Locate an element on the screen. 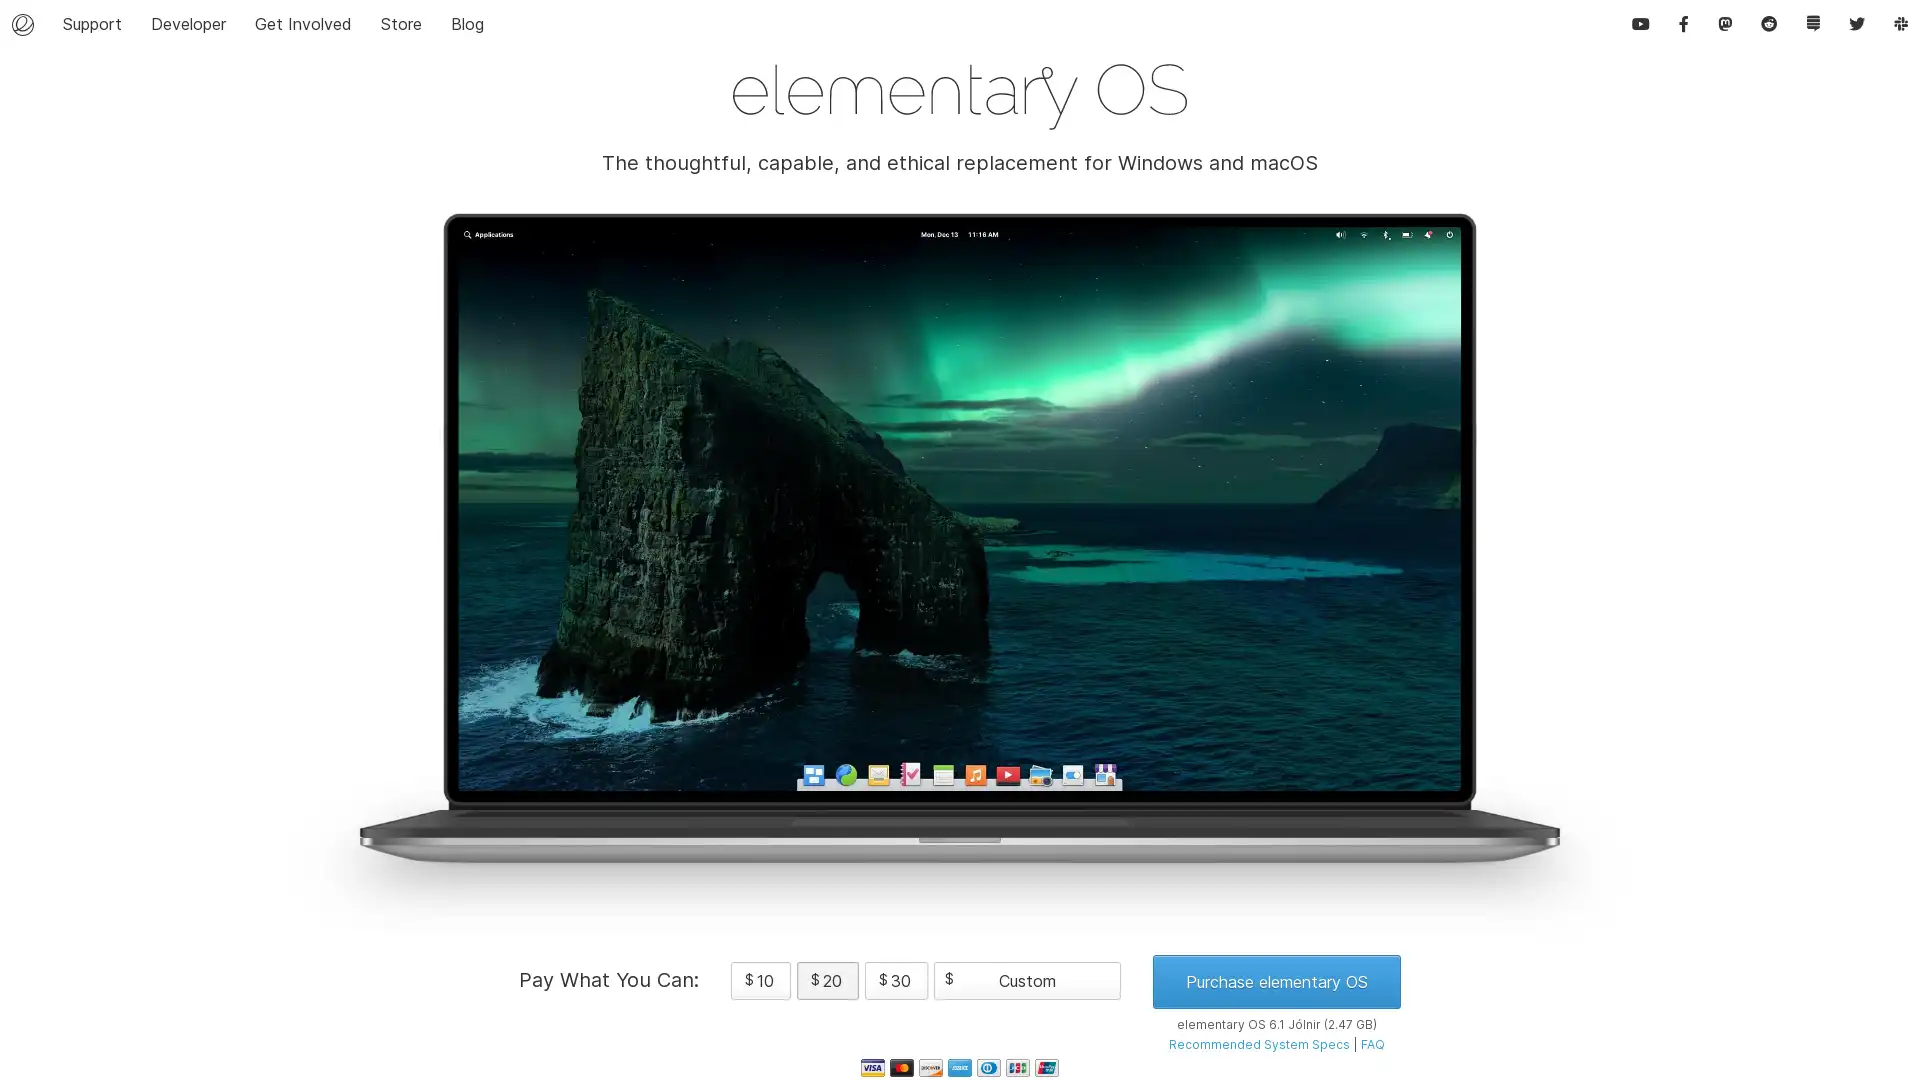 This screenshot has height=1080, width=1920. $ 20 is located at coordinates (828, 979).